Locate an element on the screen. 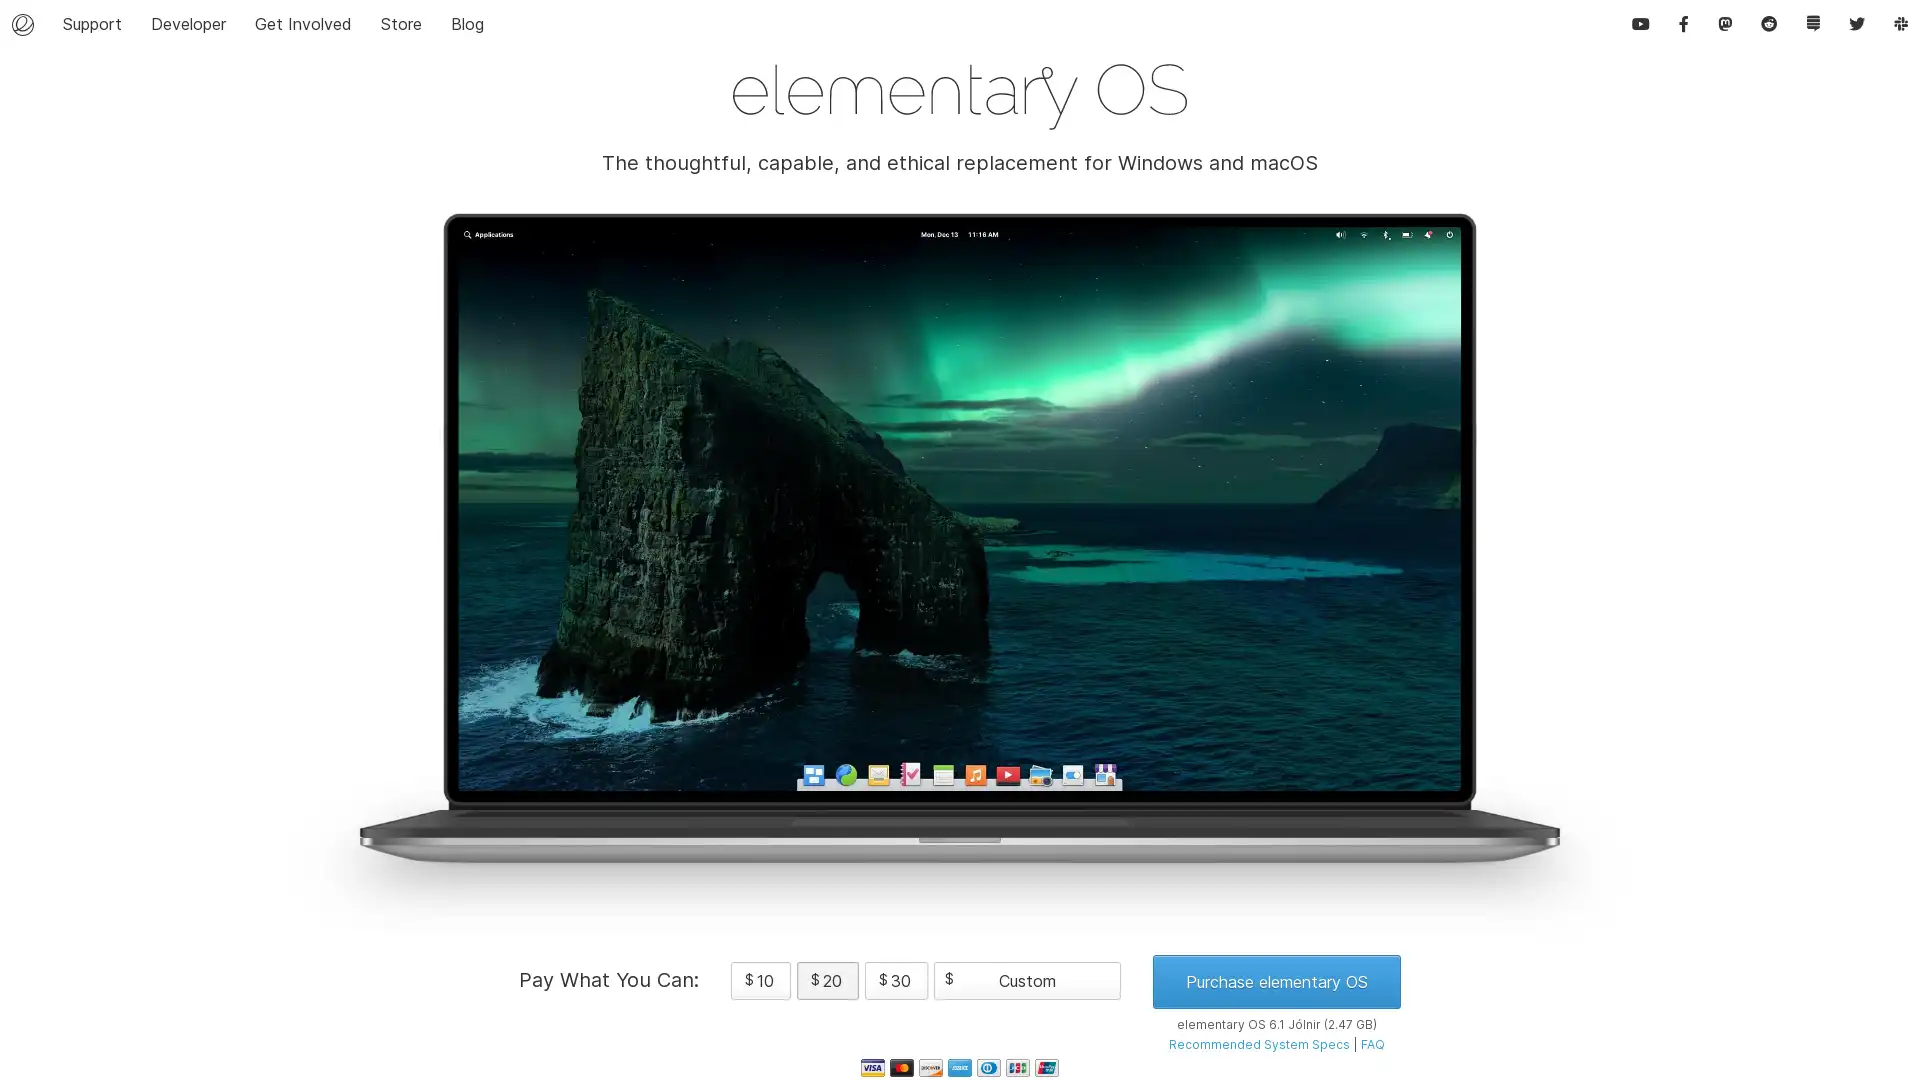 This screenshot has height=1080, width=1920. $ 20 is located at coordinates (828, 979).